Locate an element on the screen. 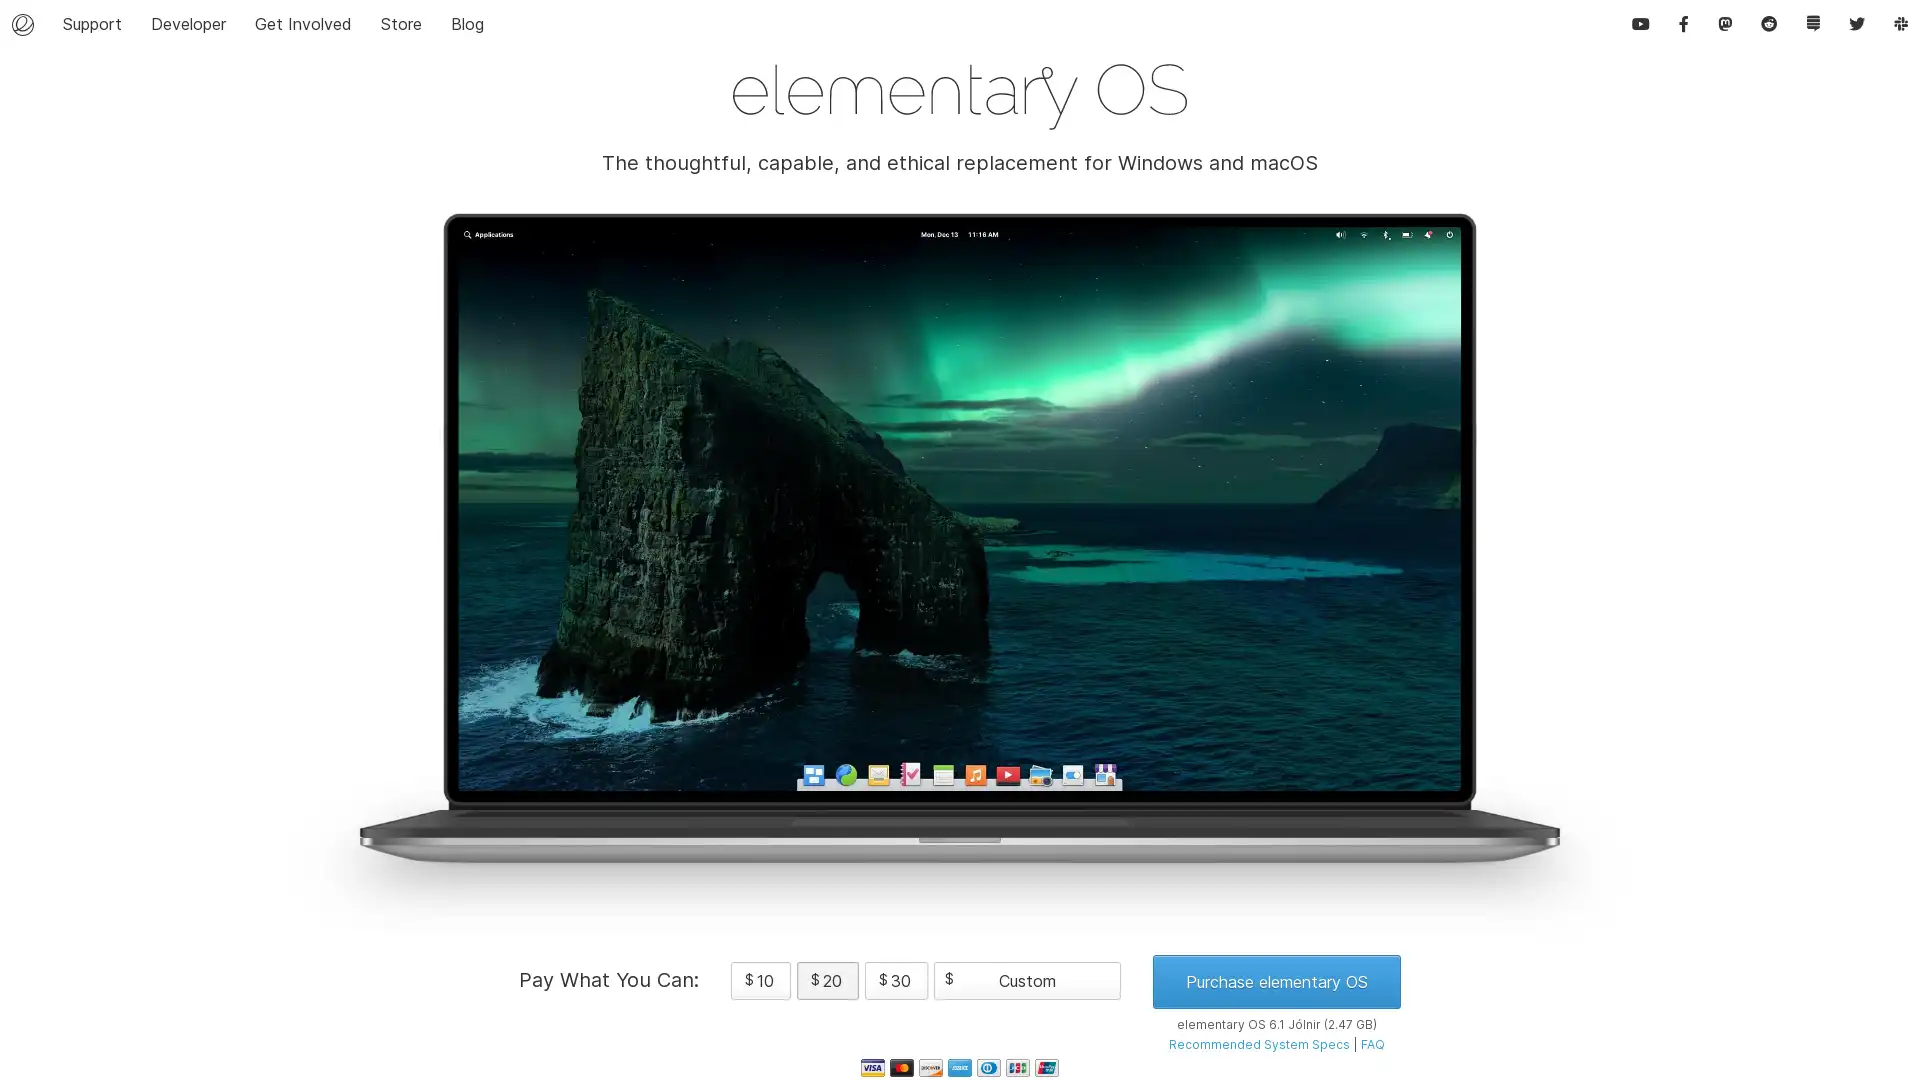 This screenshot has height=1080, width=1920. $ 20 is located at coordinates (828, 979).